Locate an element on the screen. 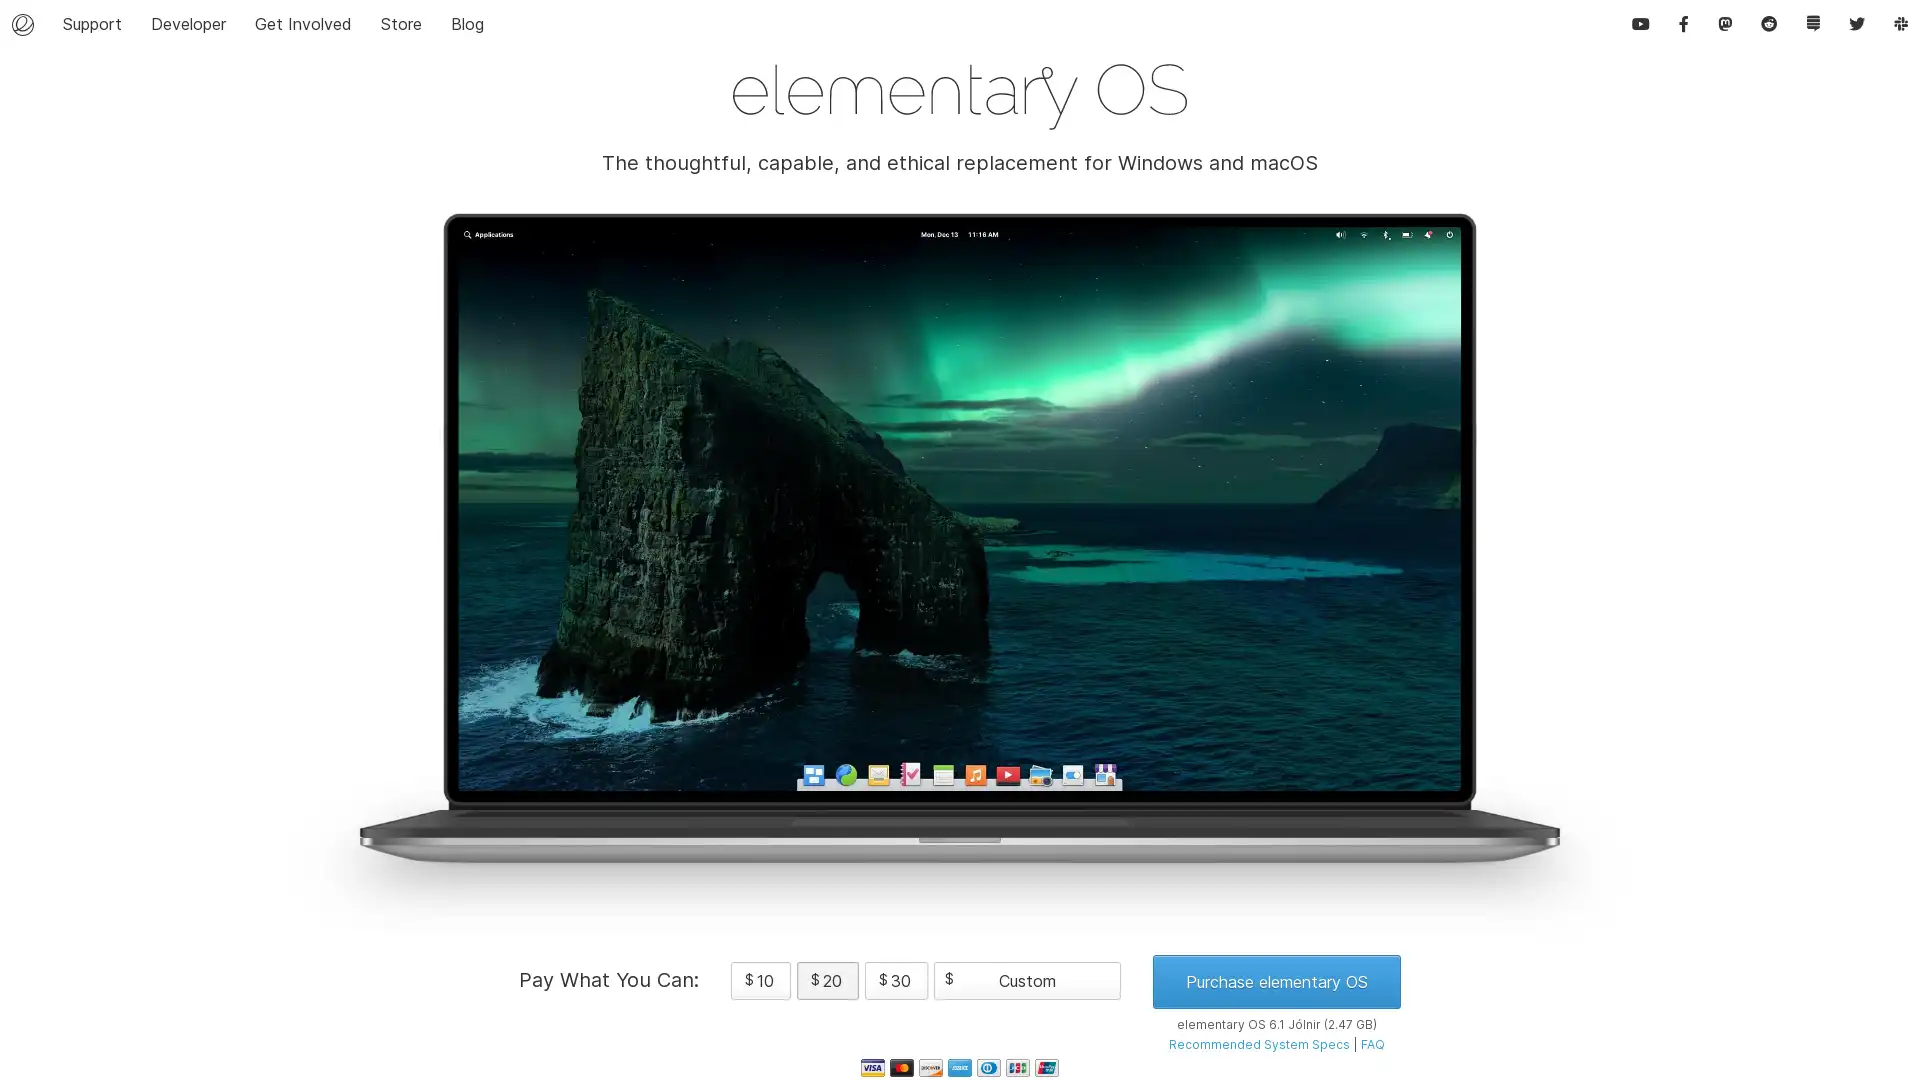 This screenshot has height=1080, width=1920. $ 20 is located at coordinates (828, 979).